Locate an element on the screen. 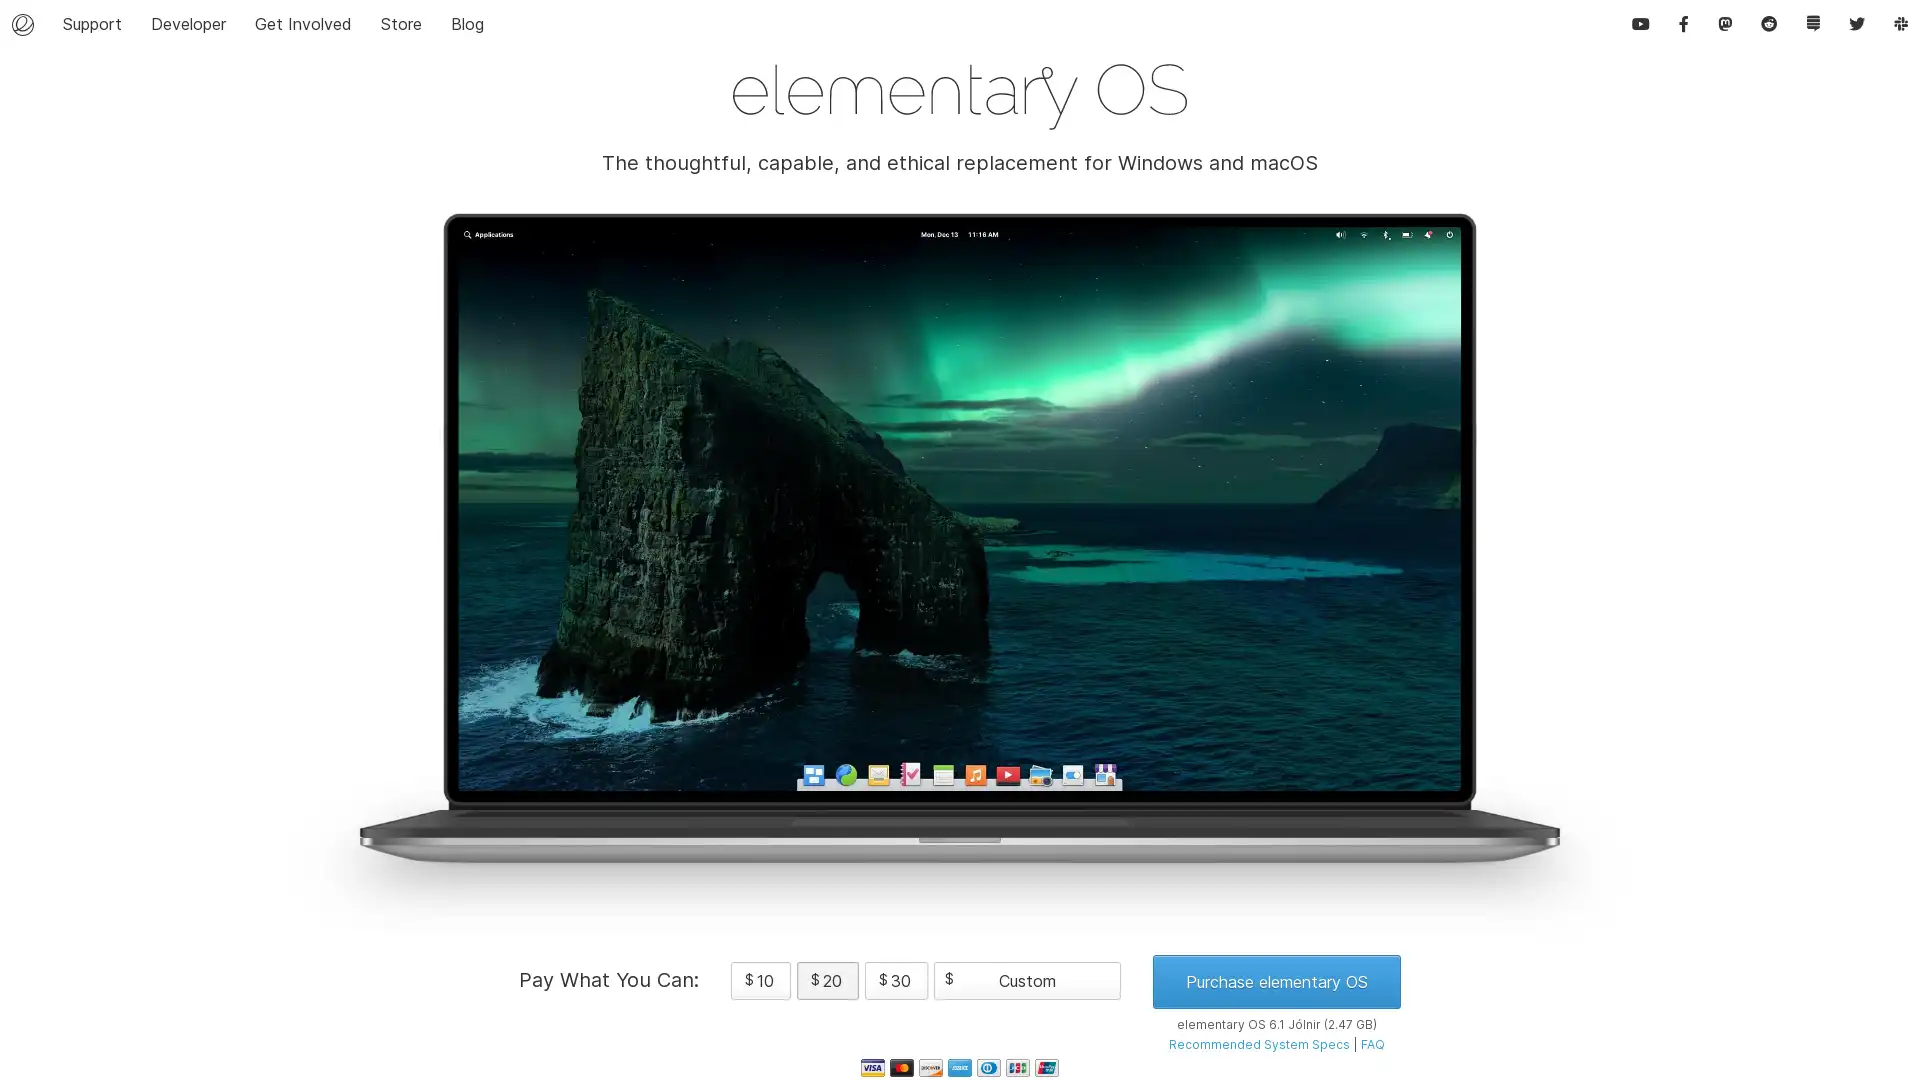 This screenshot has height=1080, width=1920. $ 20 is located at coordinates (828, 979).